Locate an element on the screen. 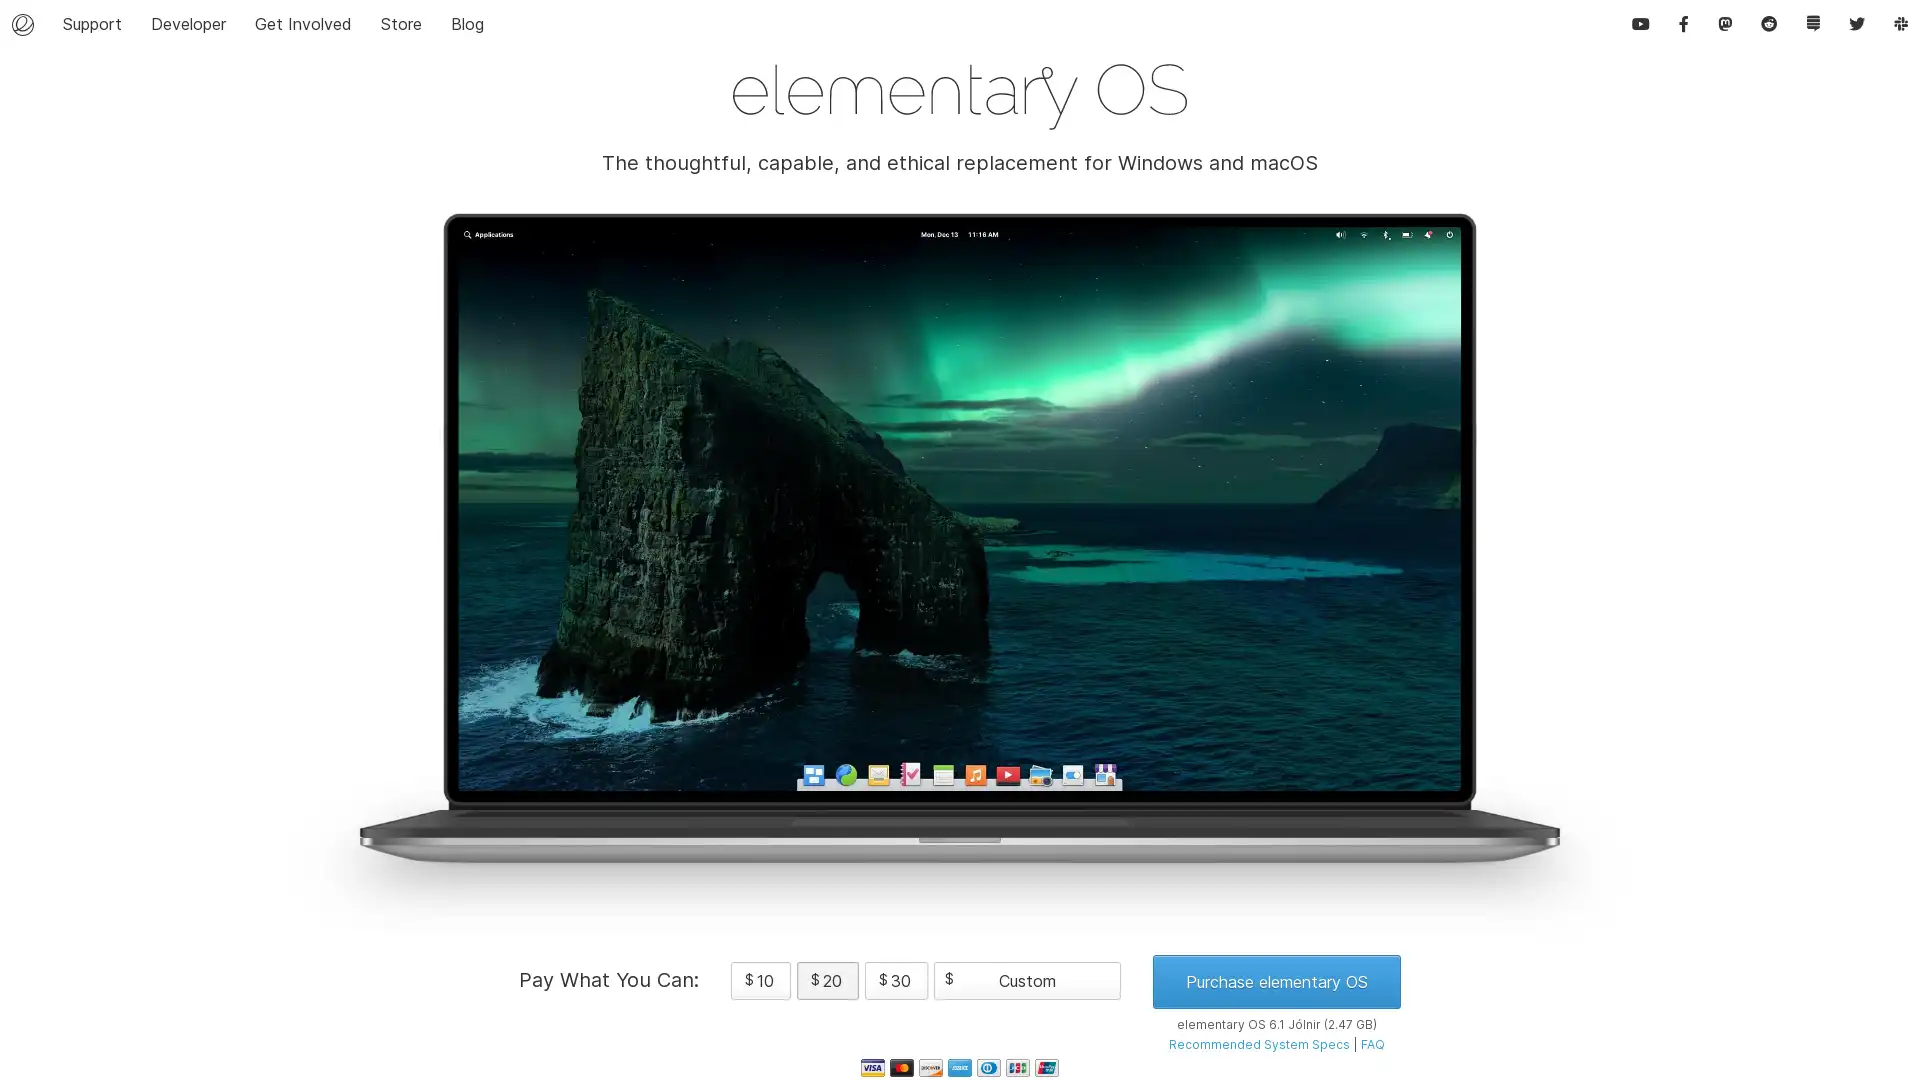 This screenshot has height=1080, width=1920. $ 20 is located at coordinates (828, 979).